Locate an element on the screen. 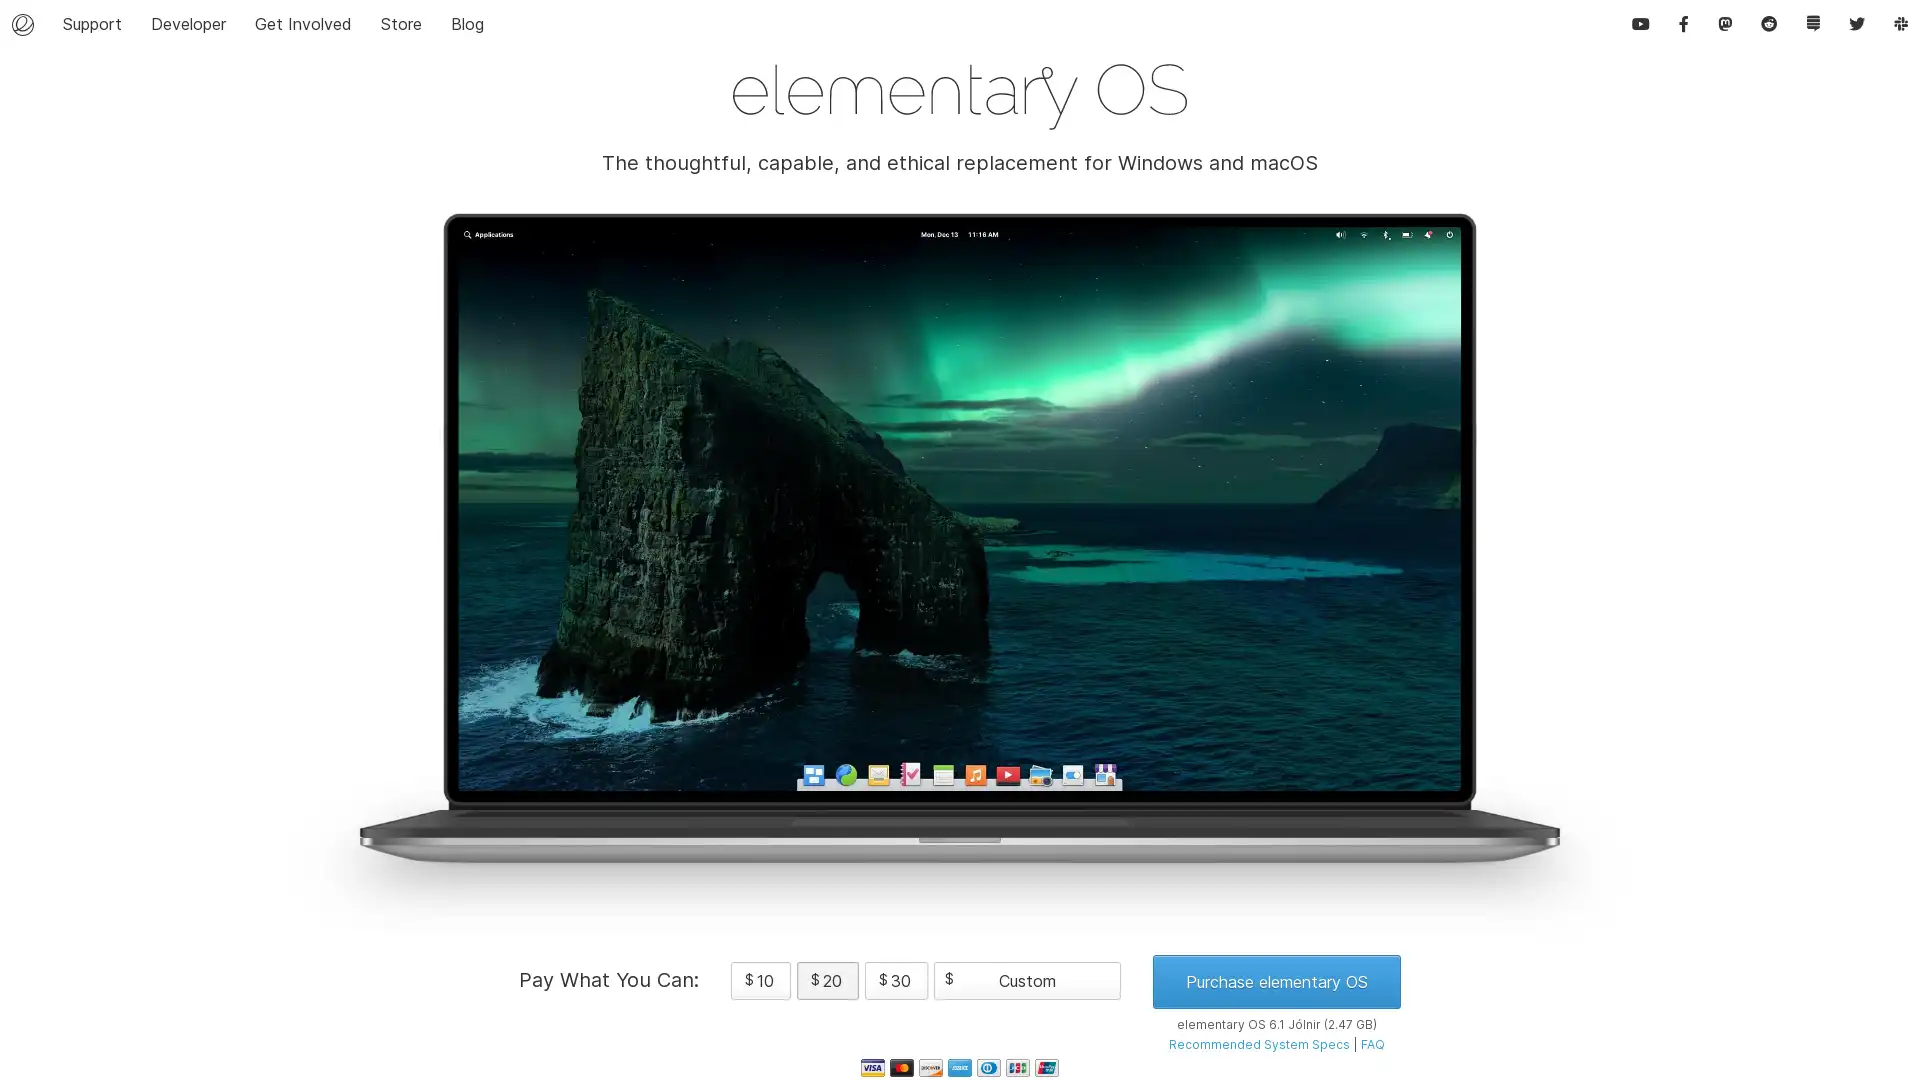 This screenshot has height=1080, width=1920. $ 20 is located at coordinates (828, 979).